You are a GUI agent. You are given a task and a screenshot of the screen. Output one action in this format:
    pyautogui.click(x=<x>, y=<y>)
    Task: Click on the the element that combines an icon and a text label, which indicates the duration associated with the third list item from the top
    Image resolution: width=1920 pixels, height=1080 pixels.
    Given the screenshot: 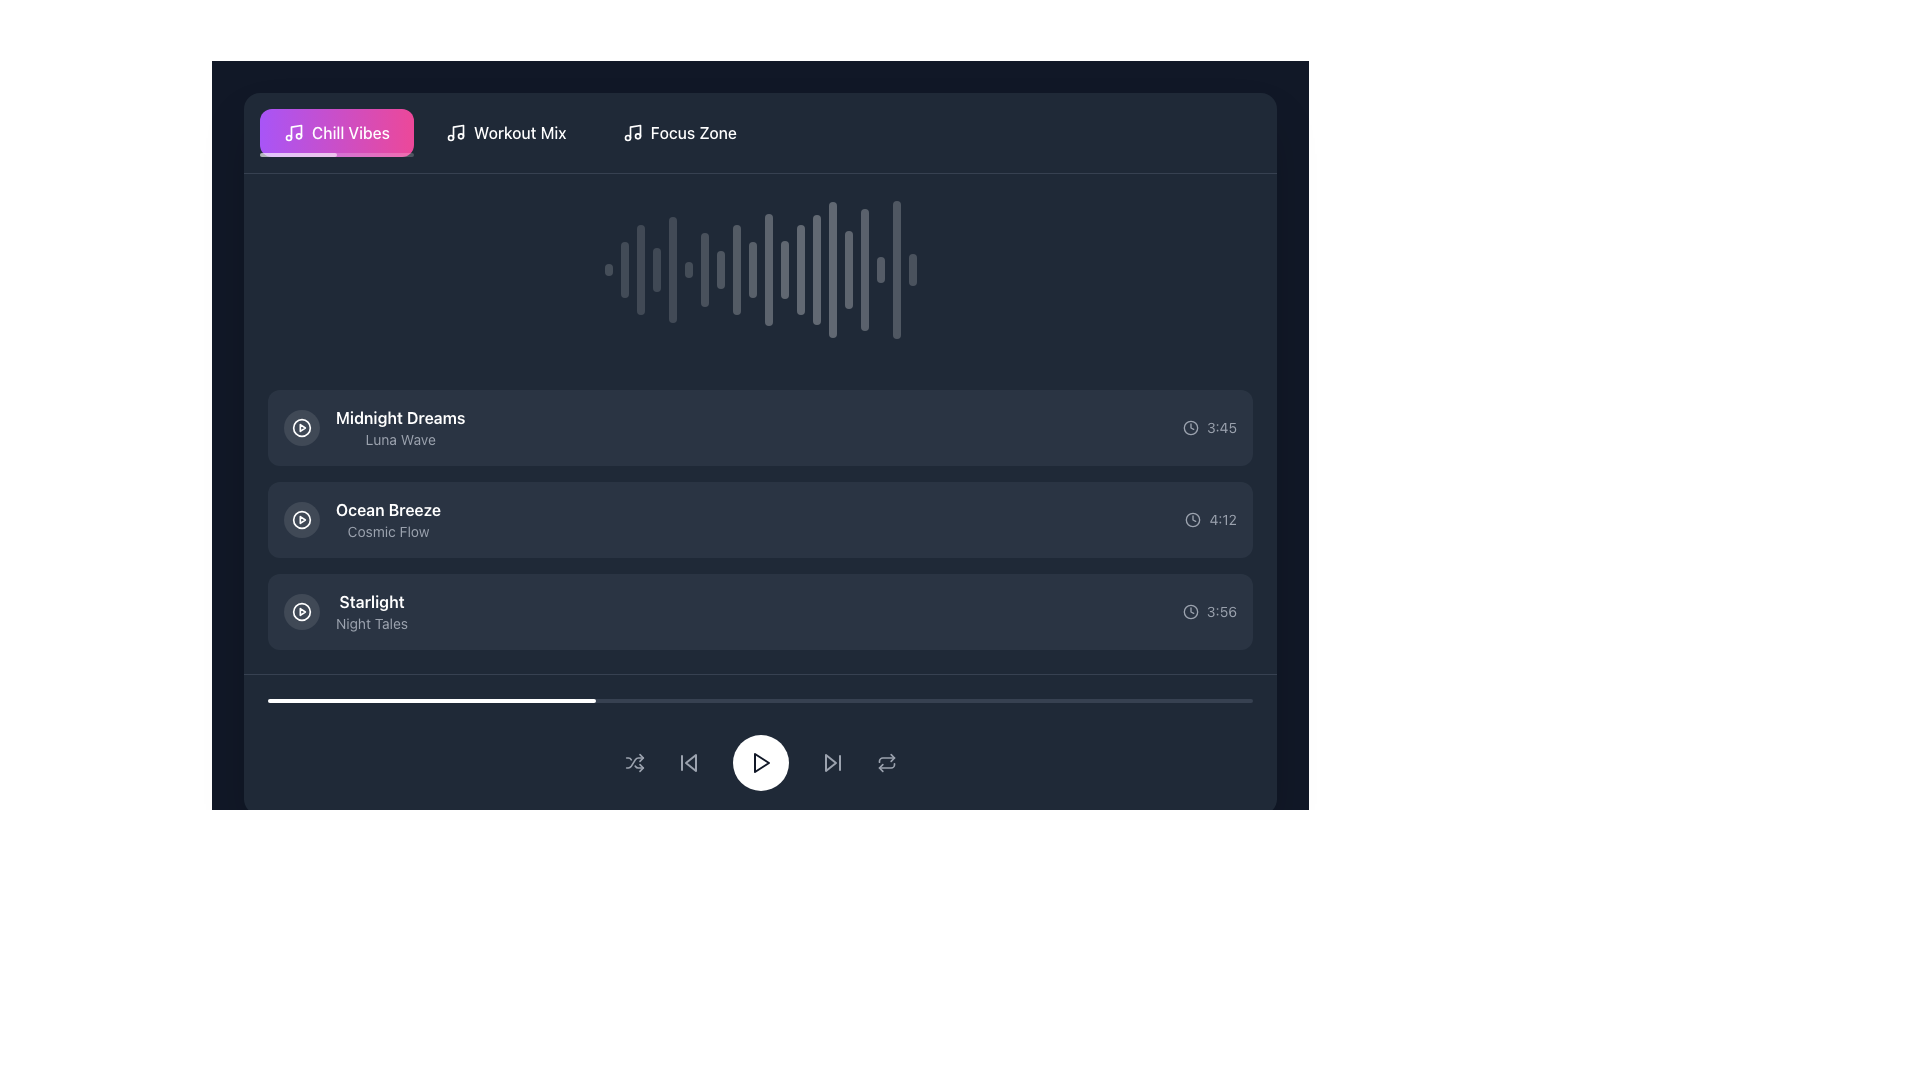 What is the action you would take?
    pyautogui.click(x=1208, y=611)
    